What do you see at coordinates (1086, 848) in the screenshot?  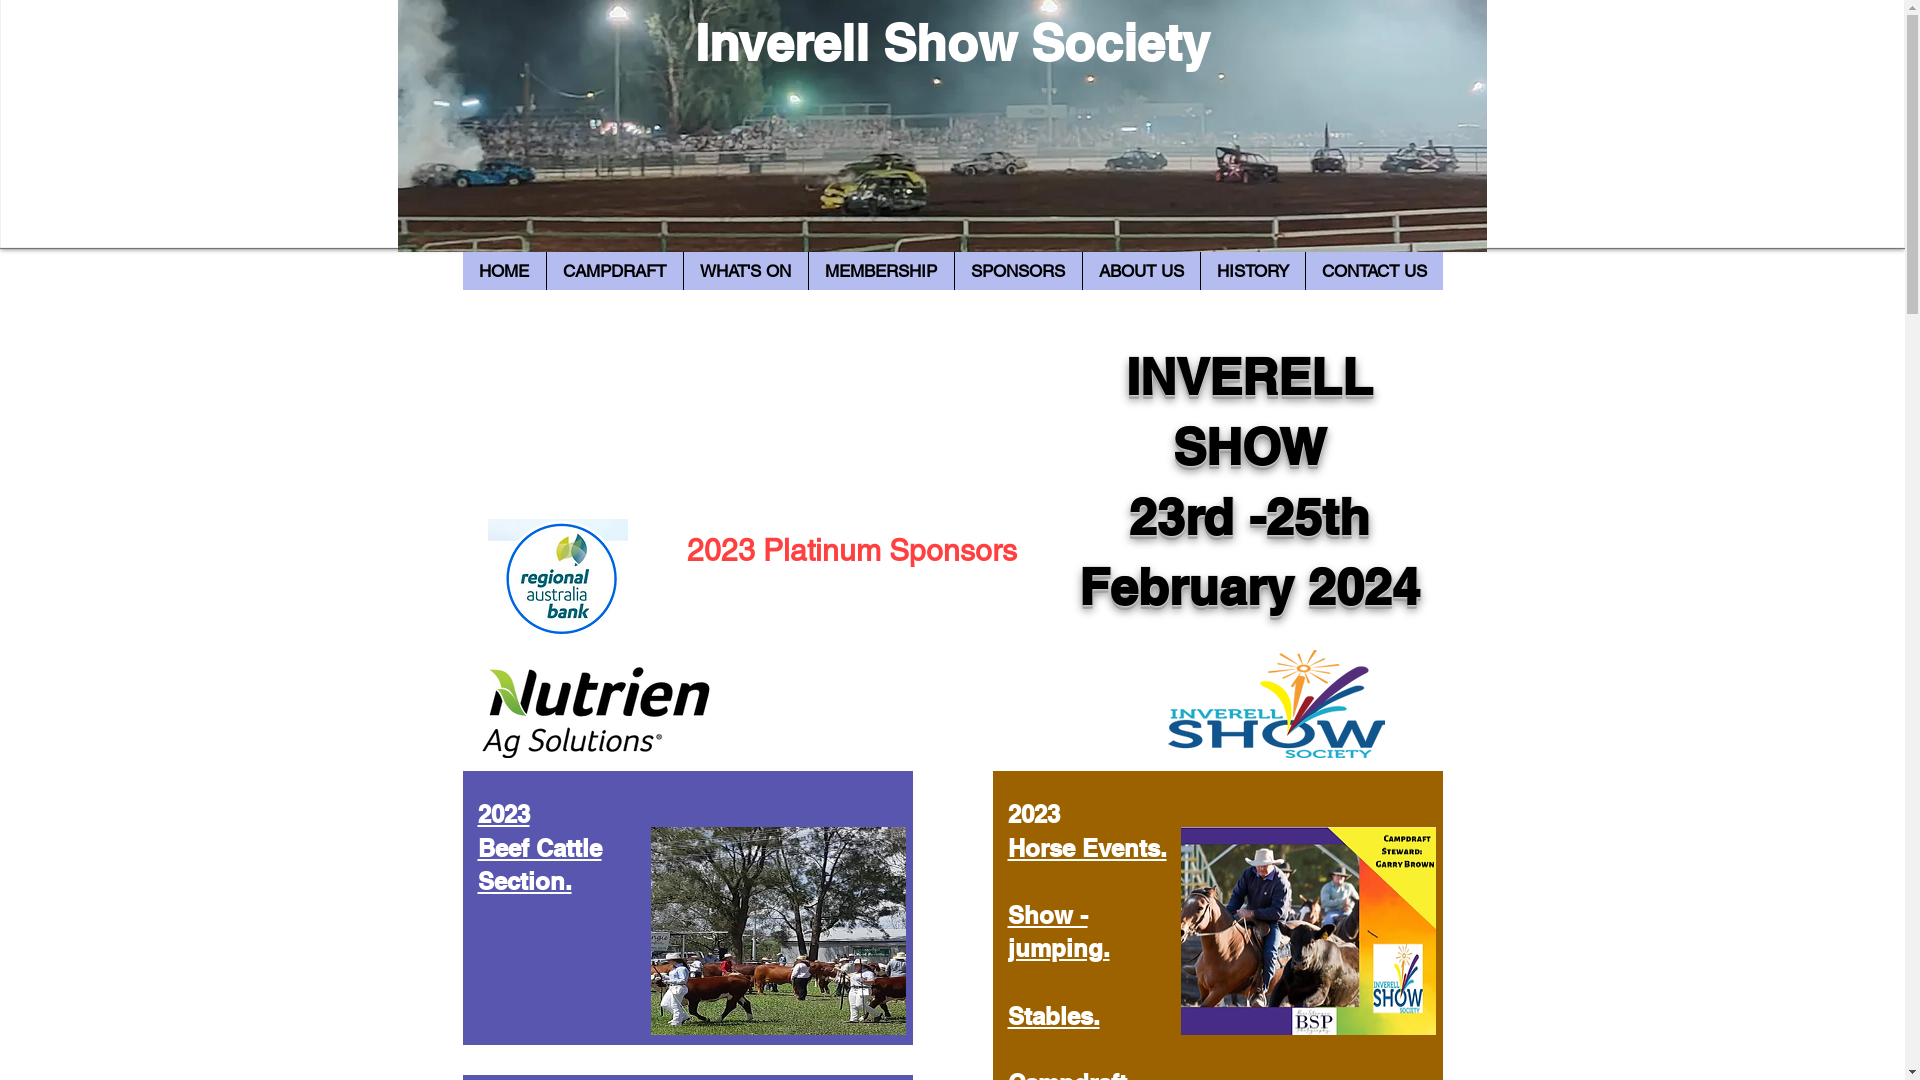 I see `'Horse Events.'` at bounding box center [1086, 848].